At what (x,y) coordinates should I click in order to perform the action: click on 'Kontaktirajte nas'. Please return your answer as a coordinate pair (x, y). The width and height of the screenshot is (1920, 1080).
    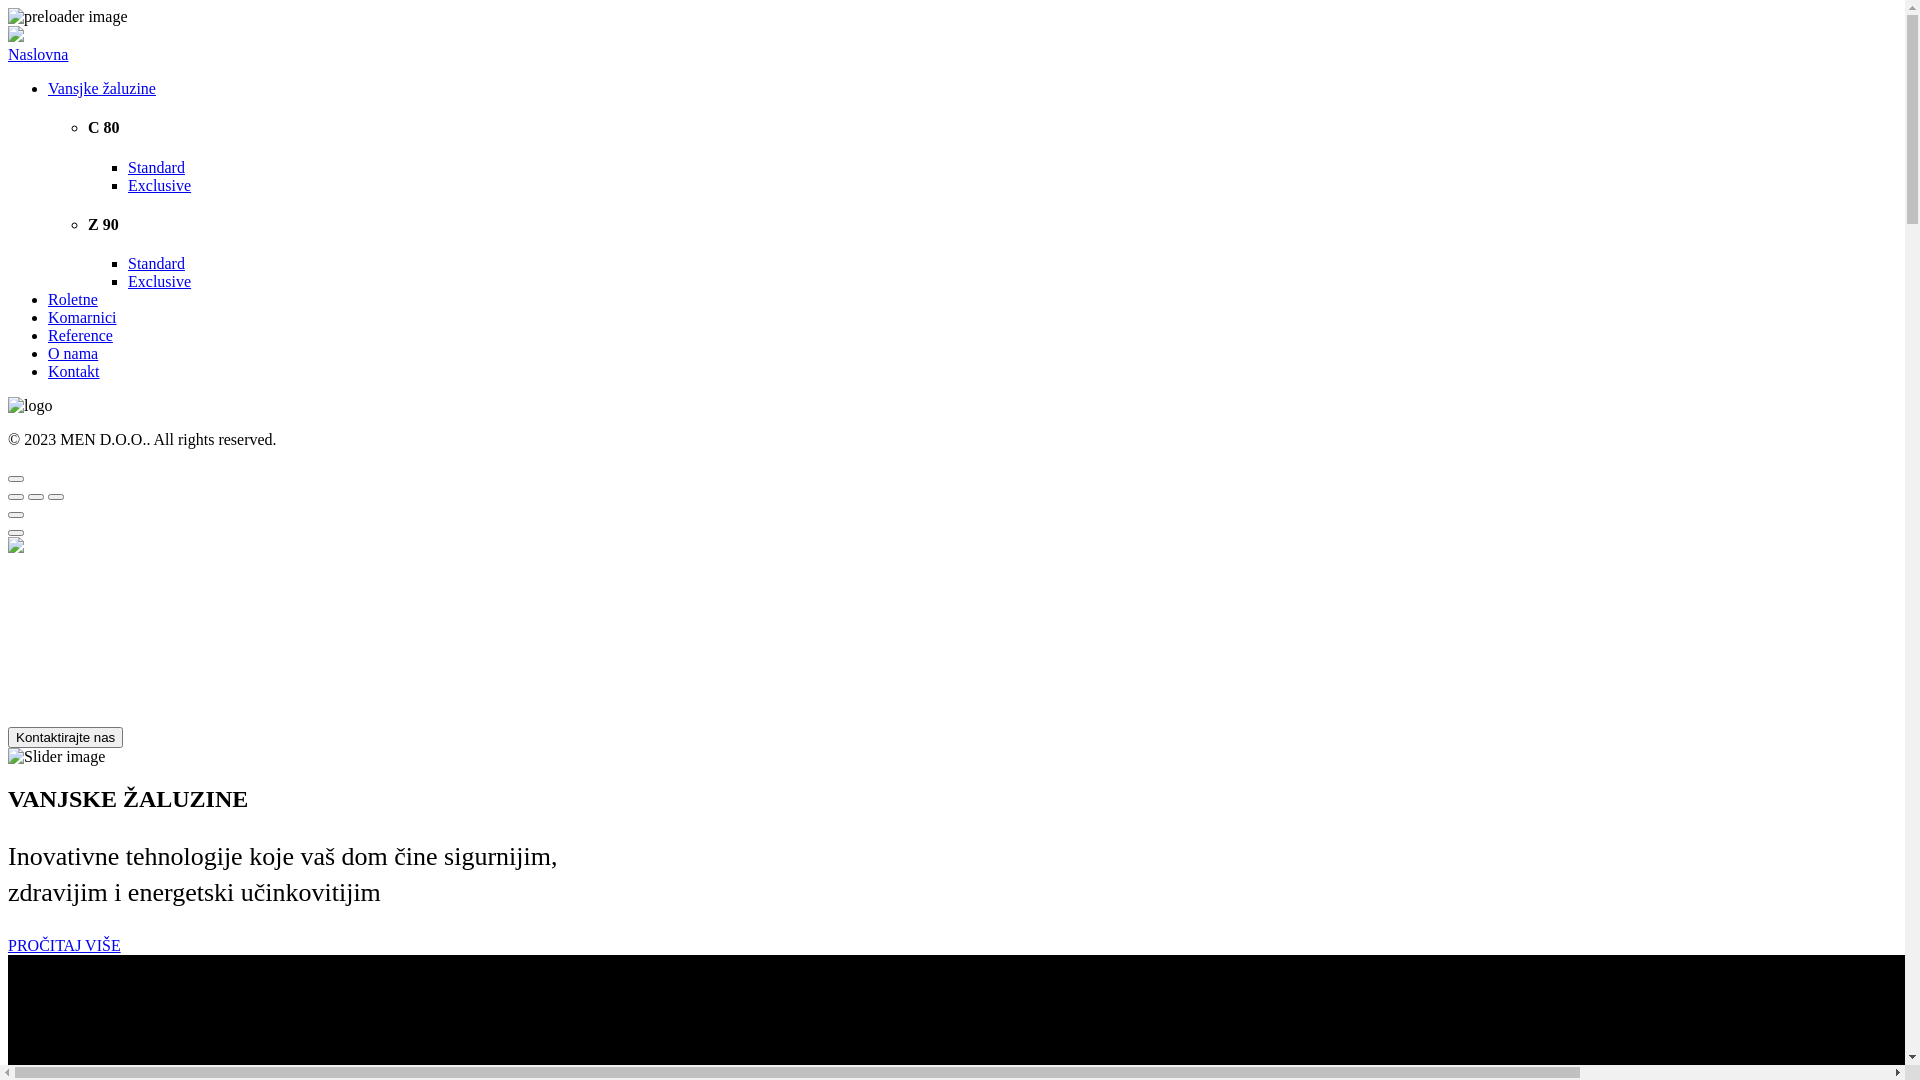
    Looking at the image, I should click on (65, 737).